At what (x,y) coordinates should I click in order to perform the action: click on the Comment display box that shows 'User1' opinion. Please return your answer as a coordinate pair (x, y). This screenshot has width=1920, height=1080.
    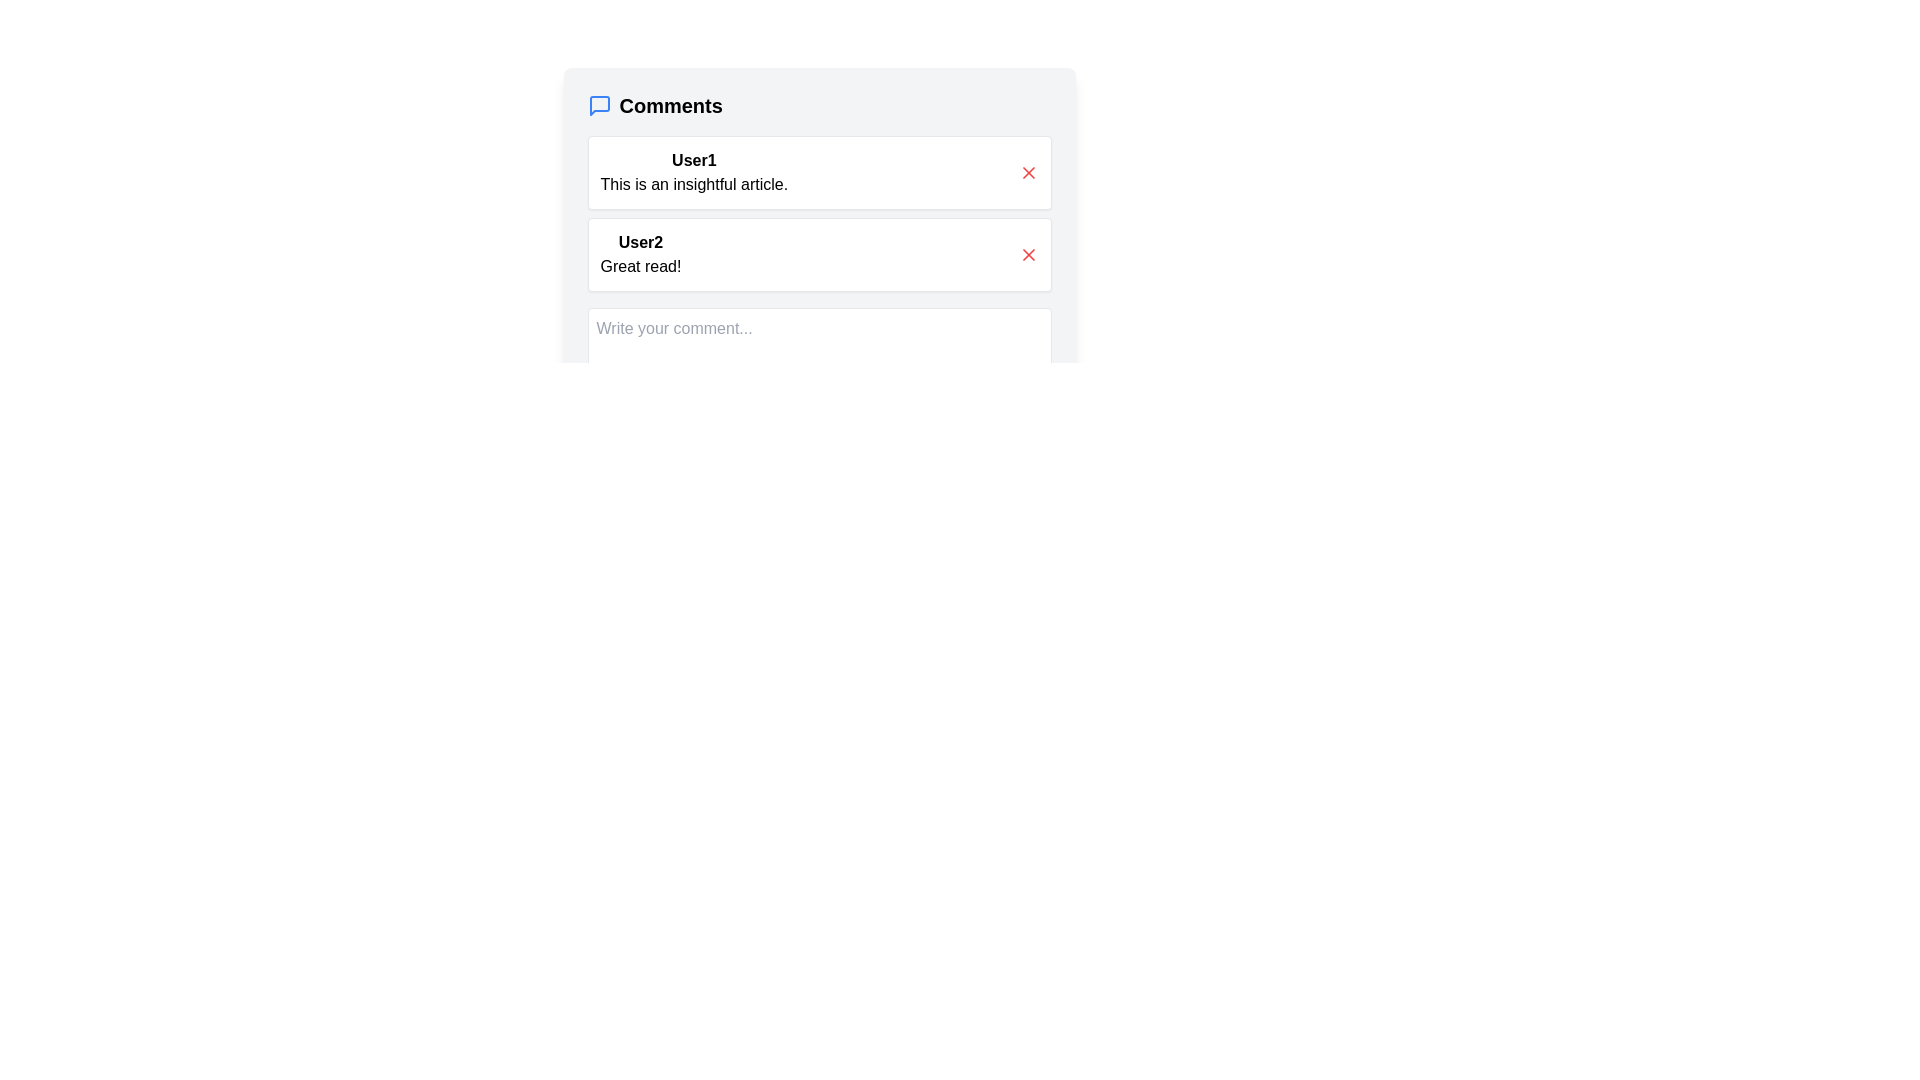
    Looking at the image, I should click on (694, 172).